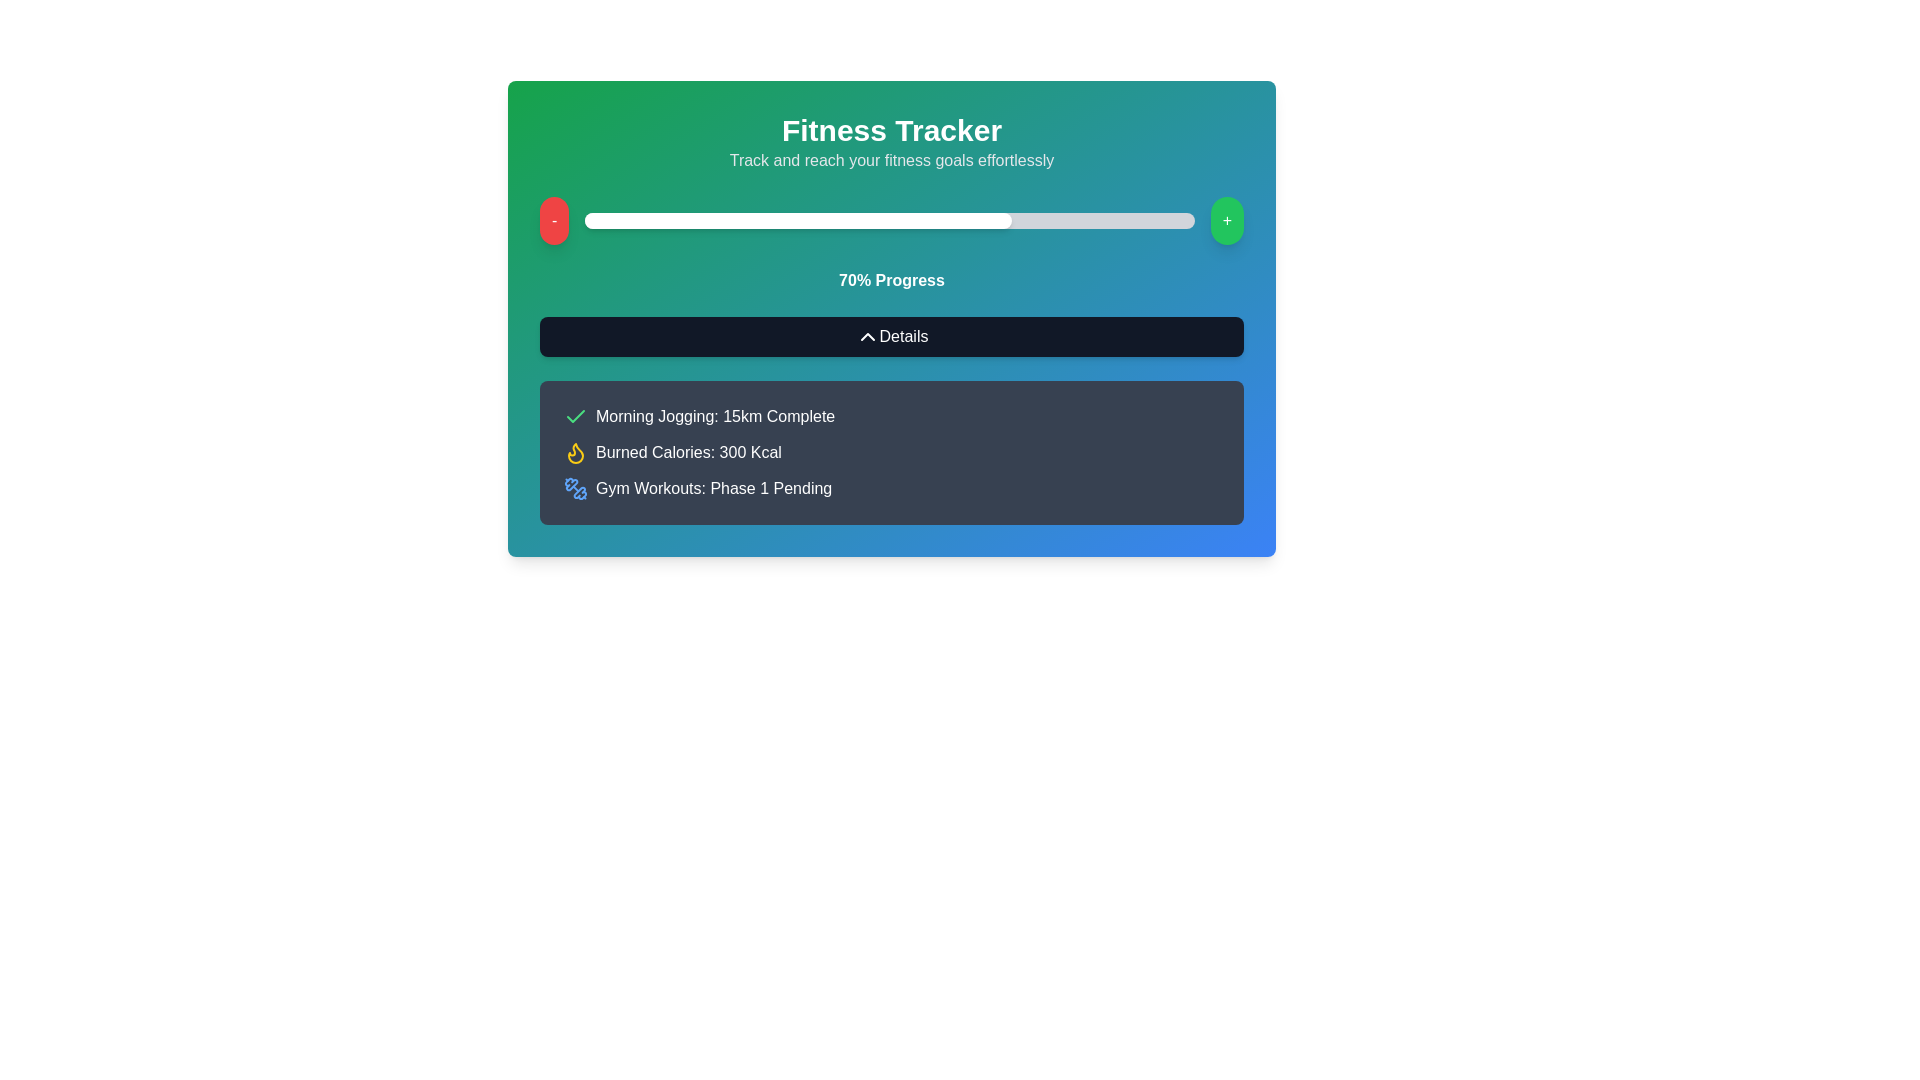 This screenshot has width=1920, height=1080. I want to click on progress, so click(1036, 220).